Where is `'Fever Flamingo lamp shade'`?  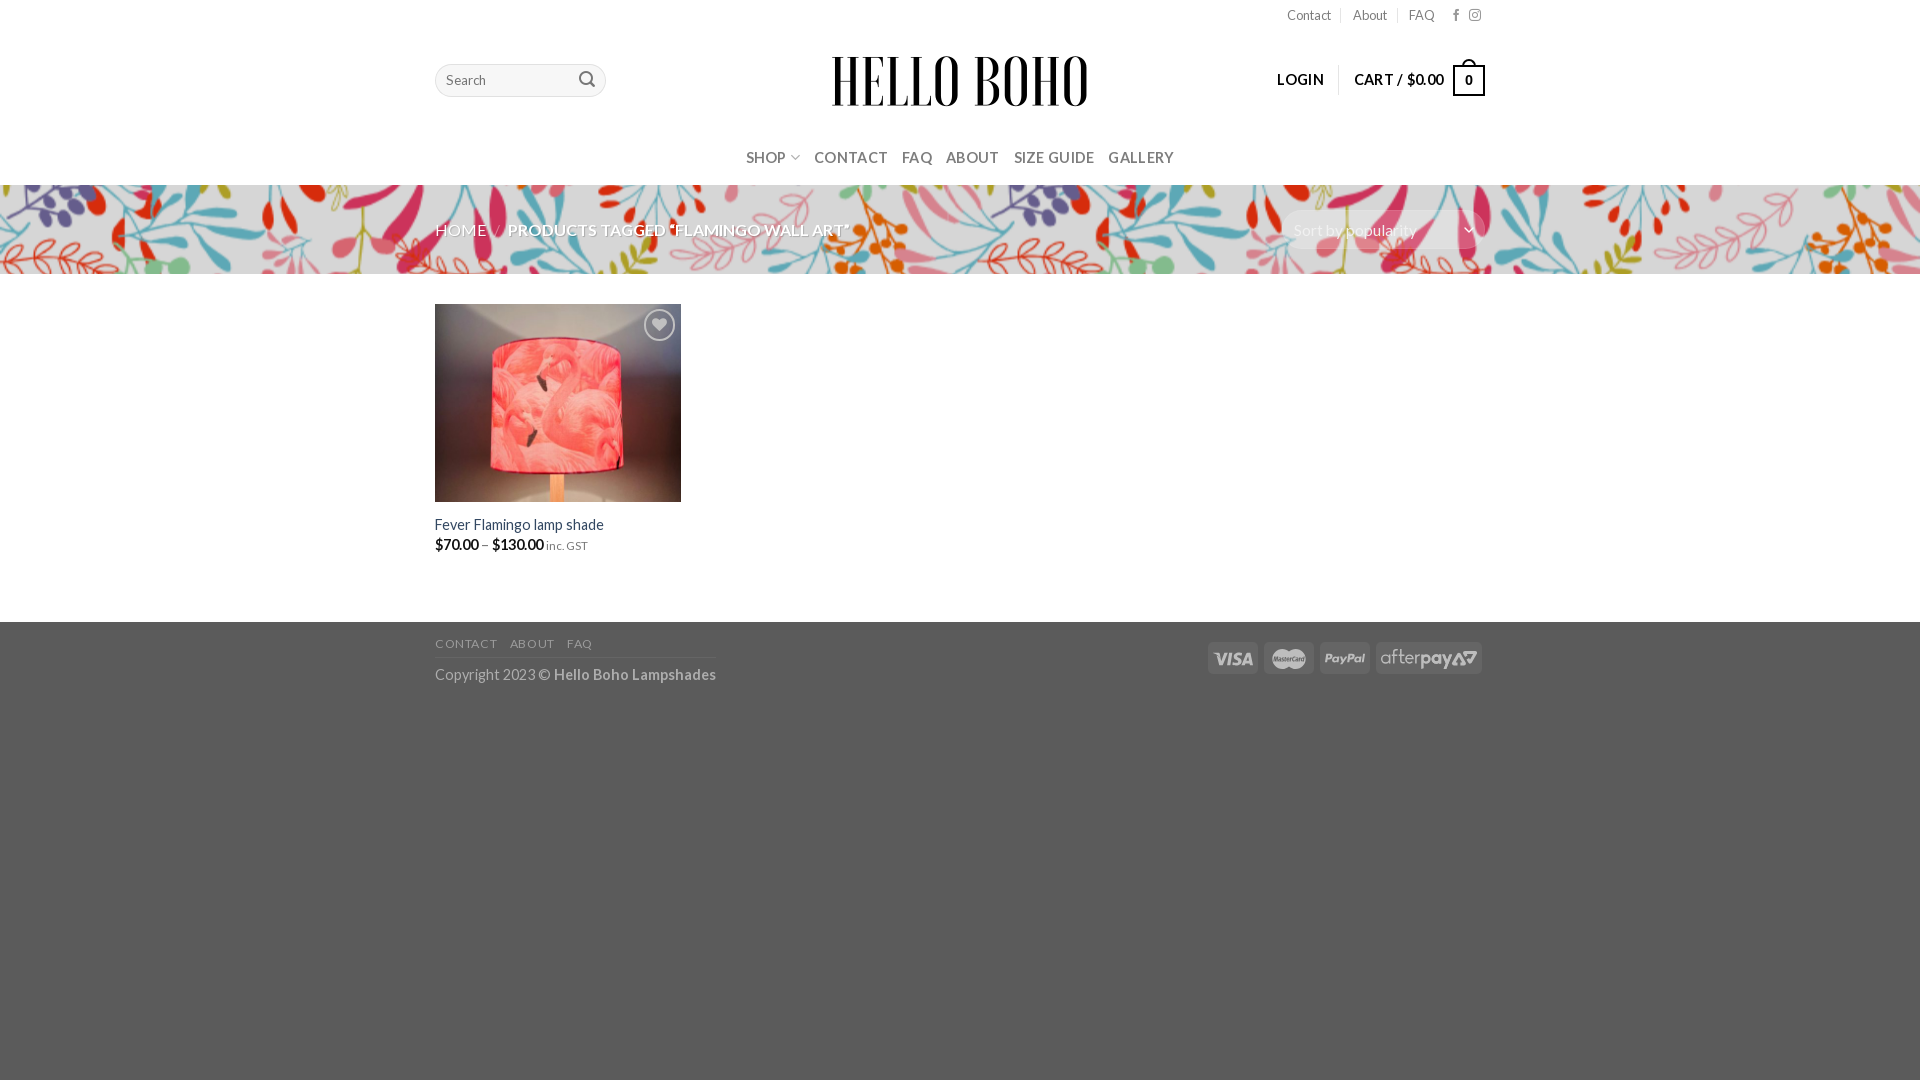
'Fever Flamingo lamp shade' is located at coordinates (519, 524).